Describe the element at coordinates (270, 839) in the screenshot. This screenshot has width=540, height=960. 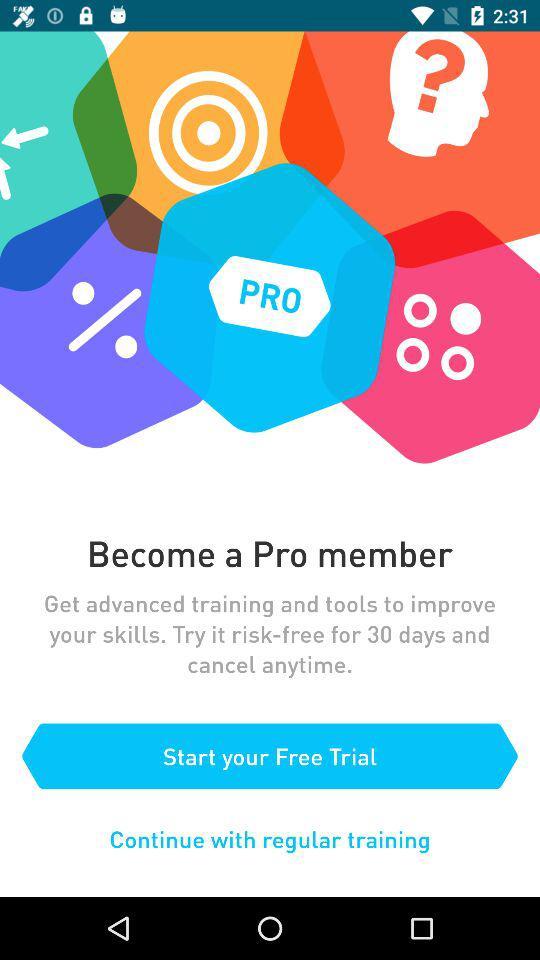
I see `the continue with regular` at that location.